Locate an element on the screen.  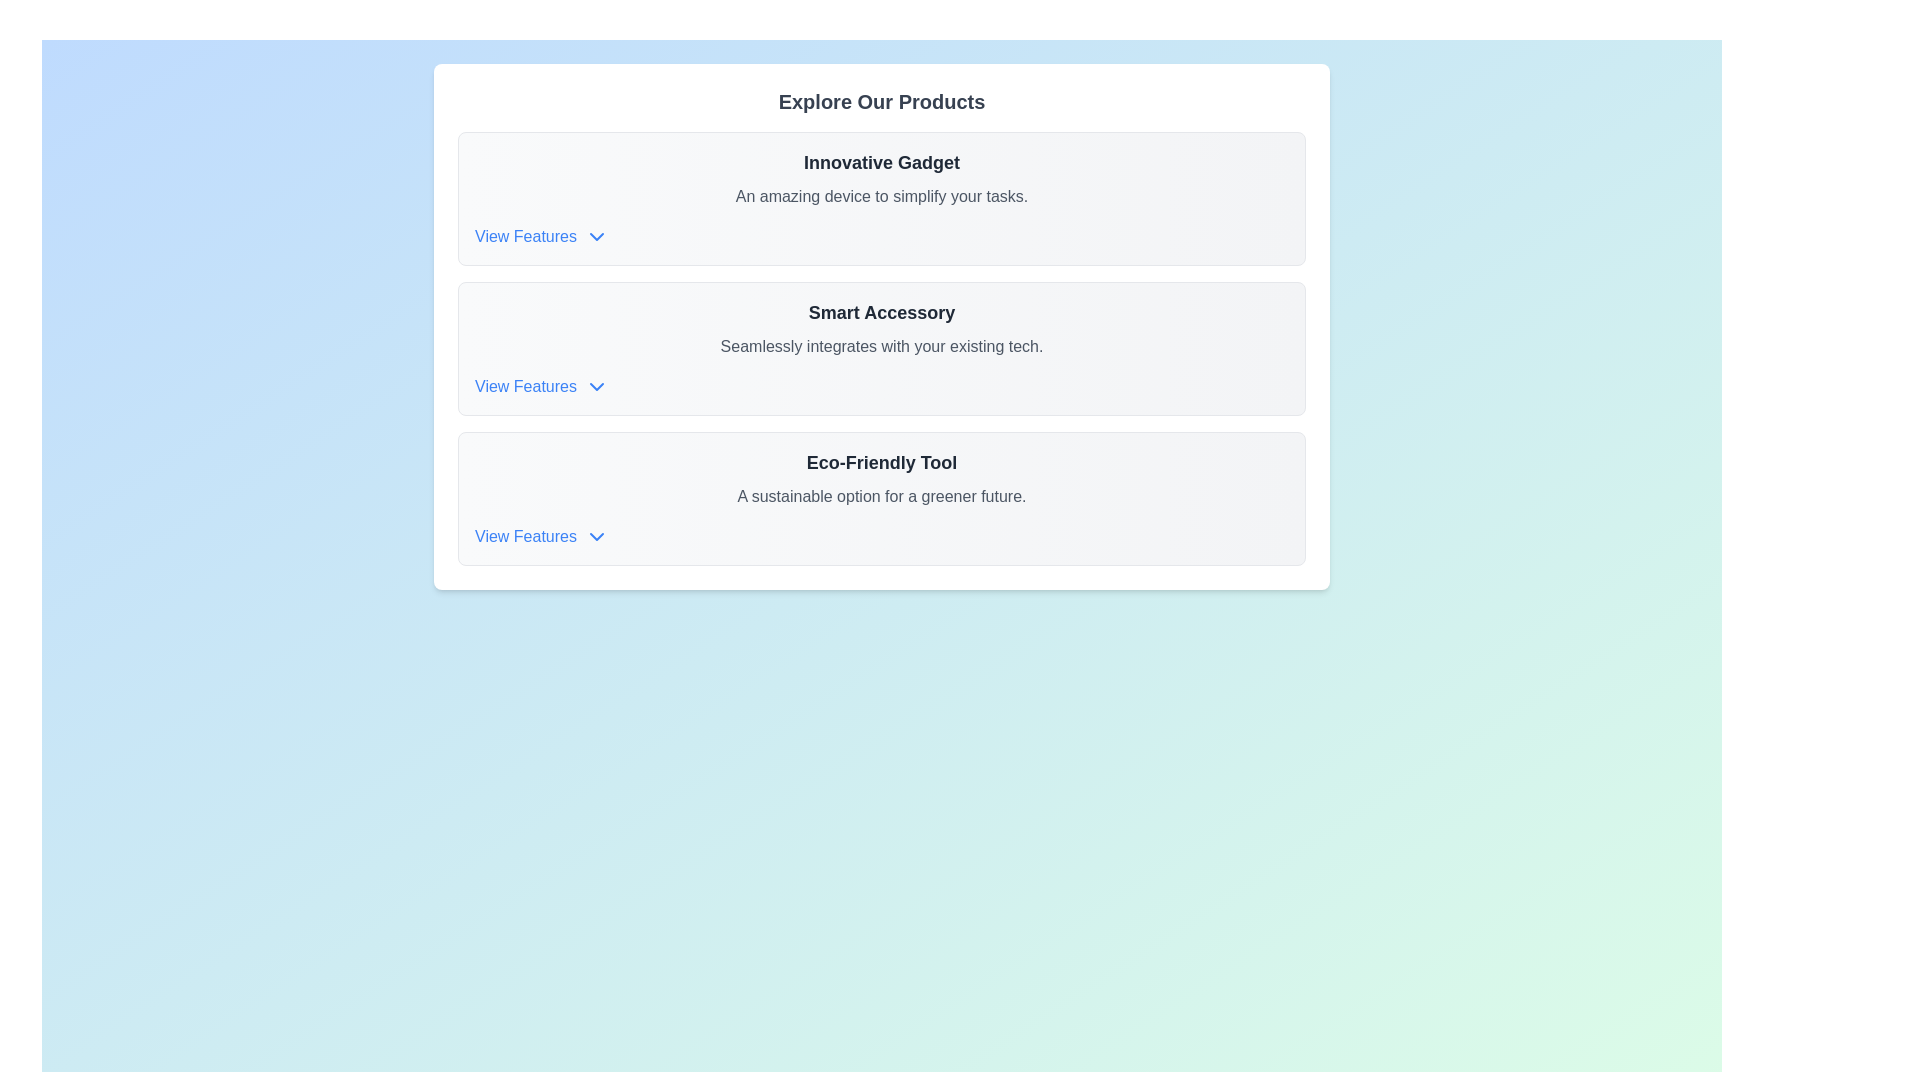
the text snippet that says 'An amazing device to simplify your tasks.', which is styled in gray font and located beneath the title 'Innovative Gadget' is located at coordinates (881, 196).